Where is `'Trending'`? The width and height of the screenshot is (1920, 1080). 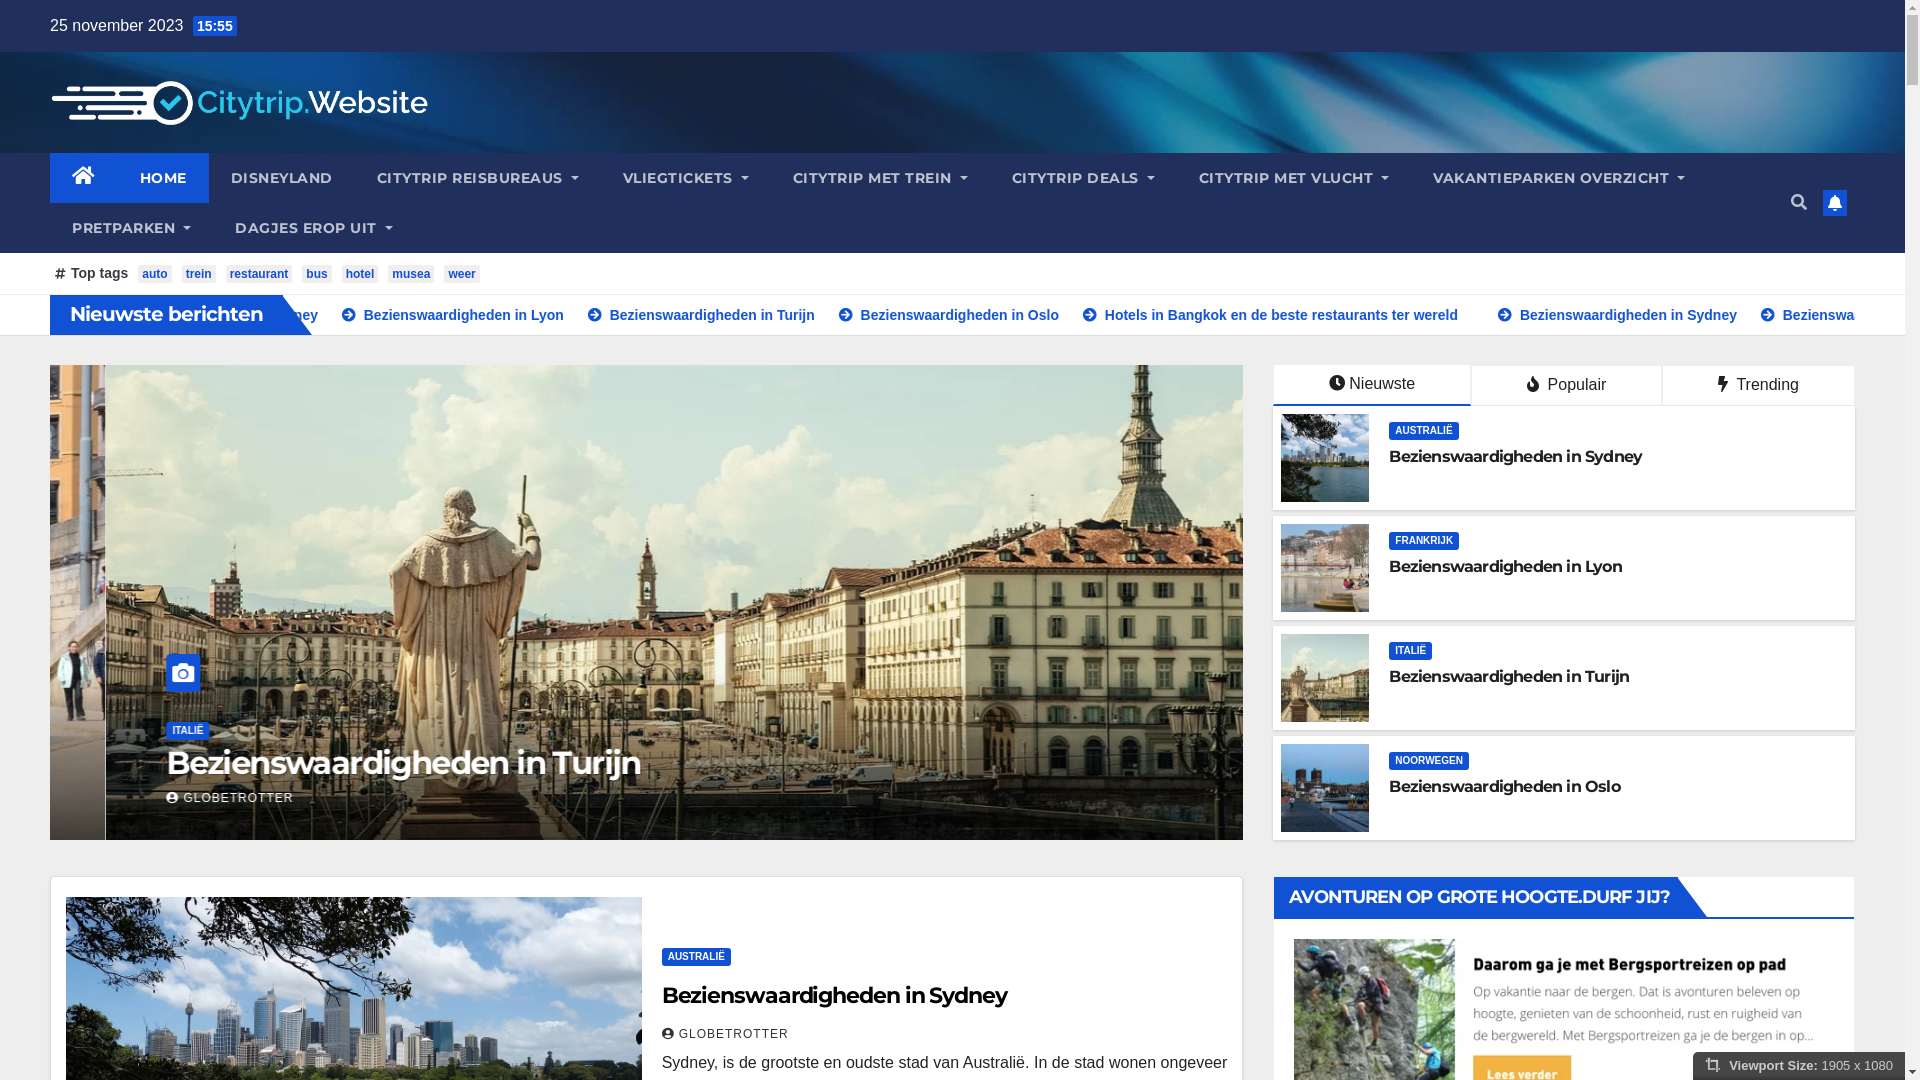 'Trending' is located at coordinates (1661, 385).